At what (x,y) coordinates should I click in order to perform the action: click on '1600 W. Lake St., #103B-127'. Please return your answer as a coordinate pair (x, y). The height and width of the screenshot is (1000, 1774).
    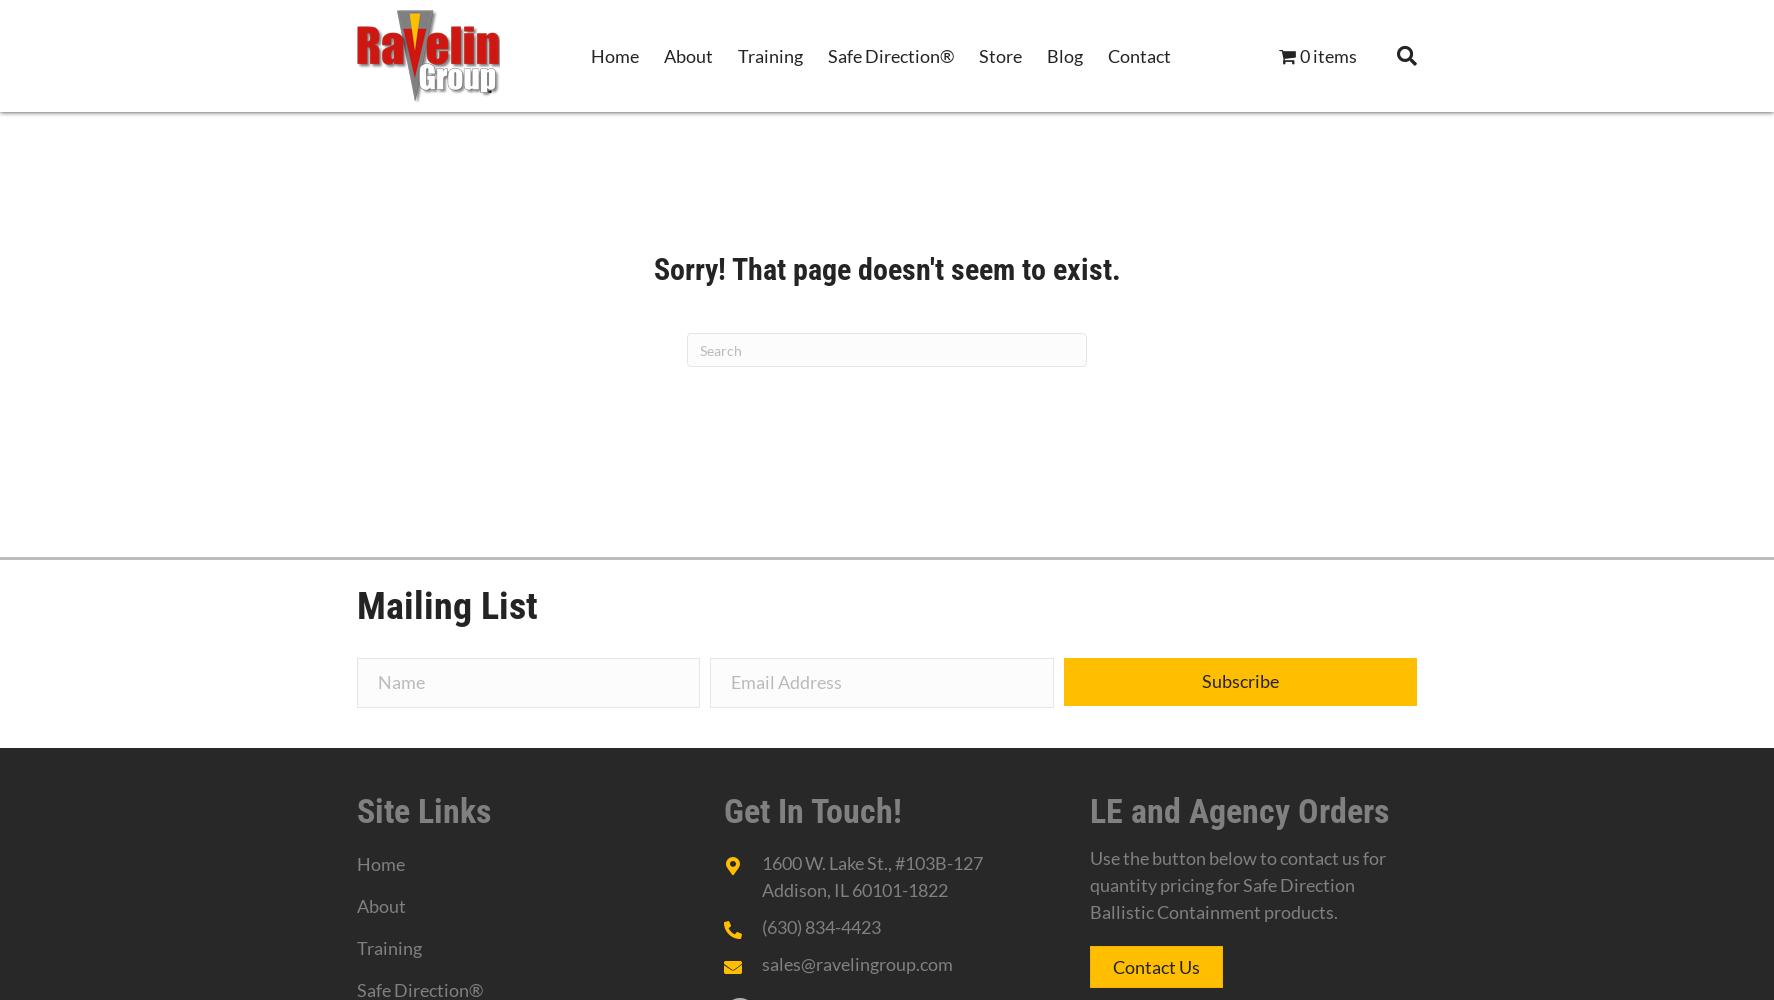
    Looking at the image, I should click on (871, 862).